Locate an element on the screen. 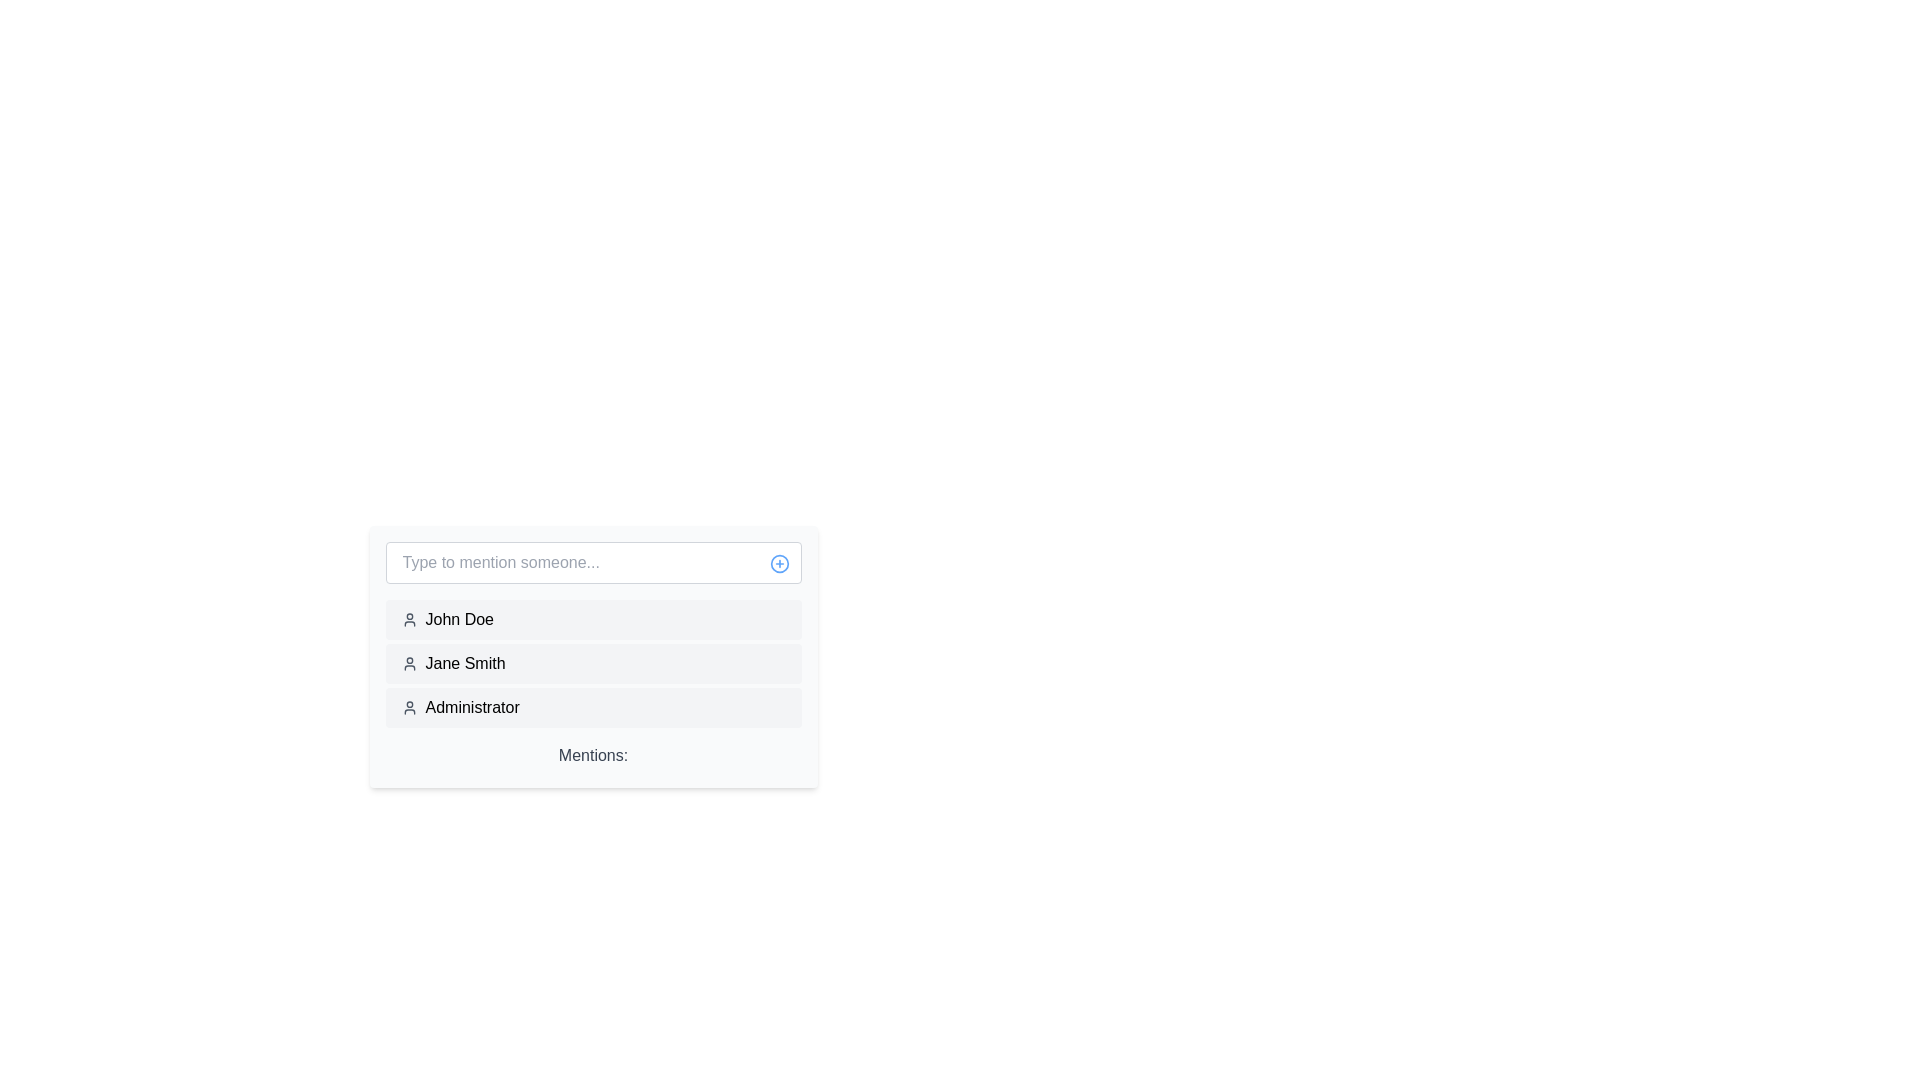 The height and width of the screenshot is (1080, 1920). the List item representing the 'Administrator' role is located at coordinates (592, 707).